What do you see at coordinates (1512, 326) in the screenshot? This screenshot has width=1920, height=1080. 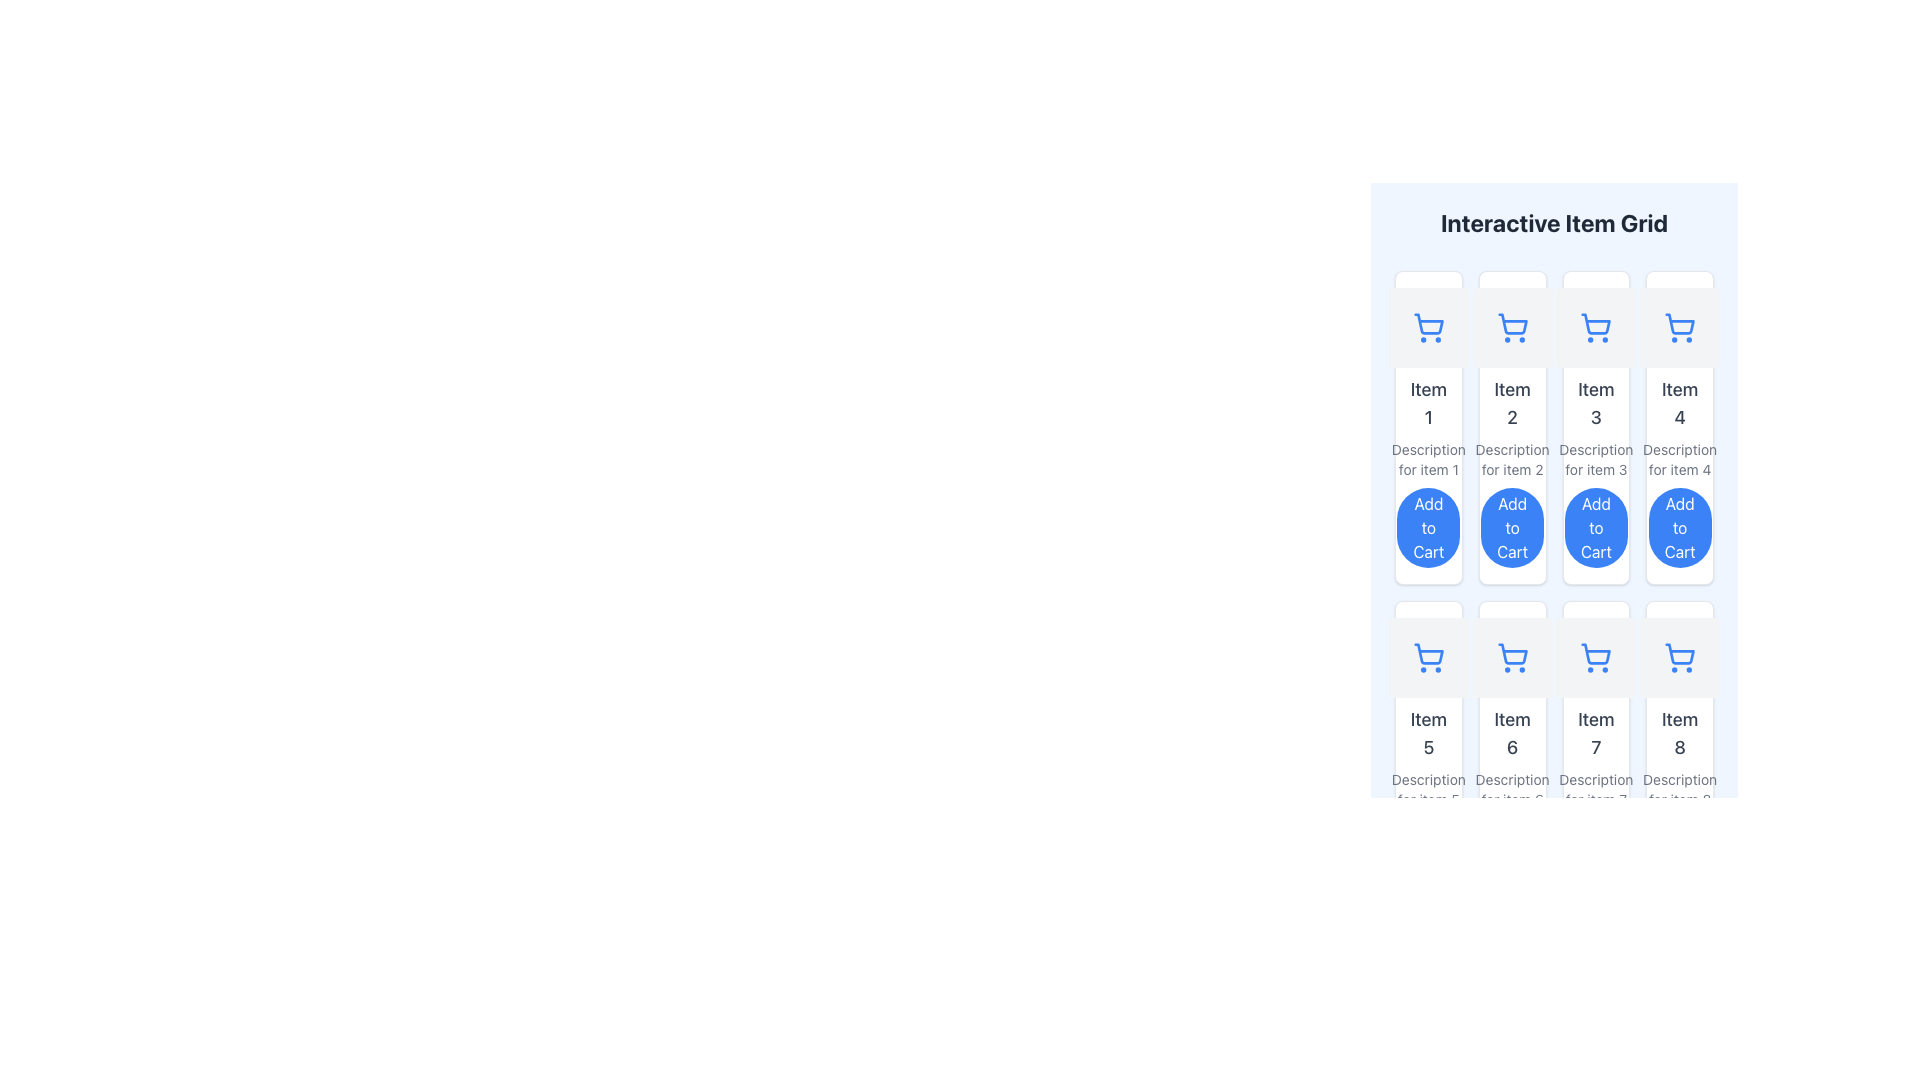 I see `the shopping cart icon located in the second column of the top row of the interactive item grid` at bounding box center [1512, 326].